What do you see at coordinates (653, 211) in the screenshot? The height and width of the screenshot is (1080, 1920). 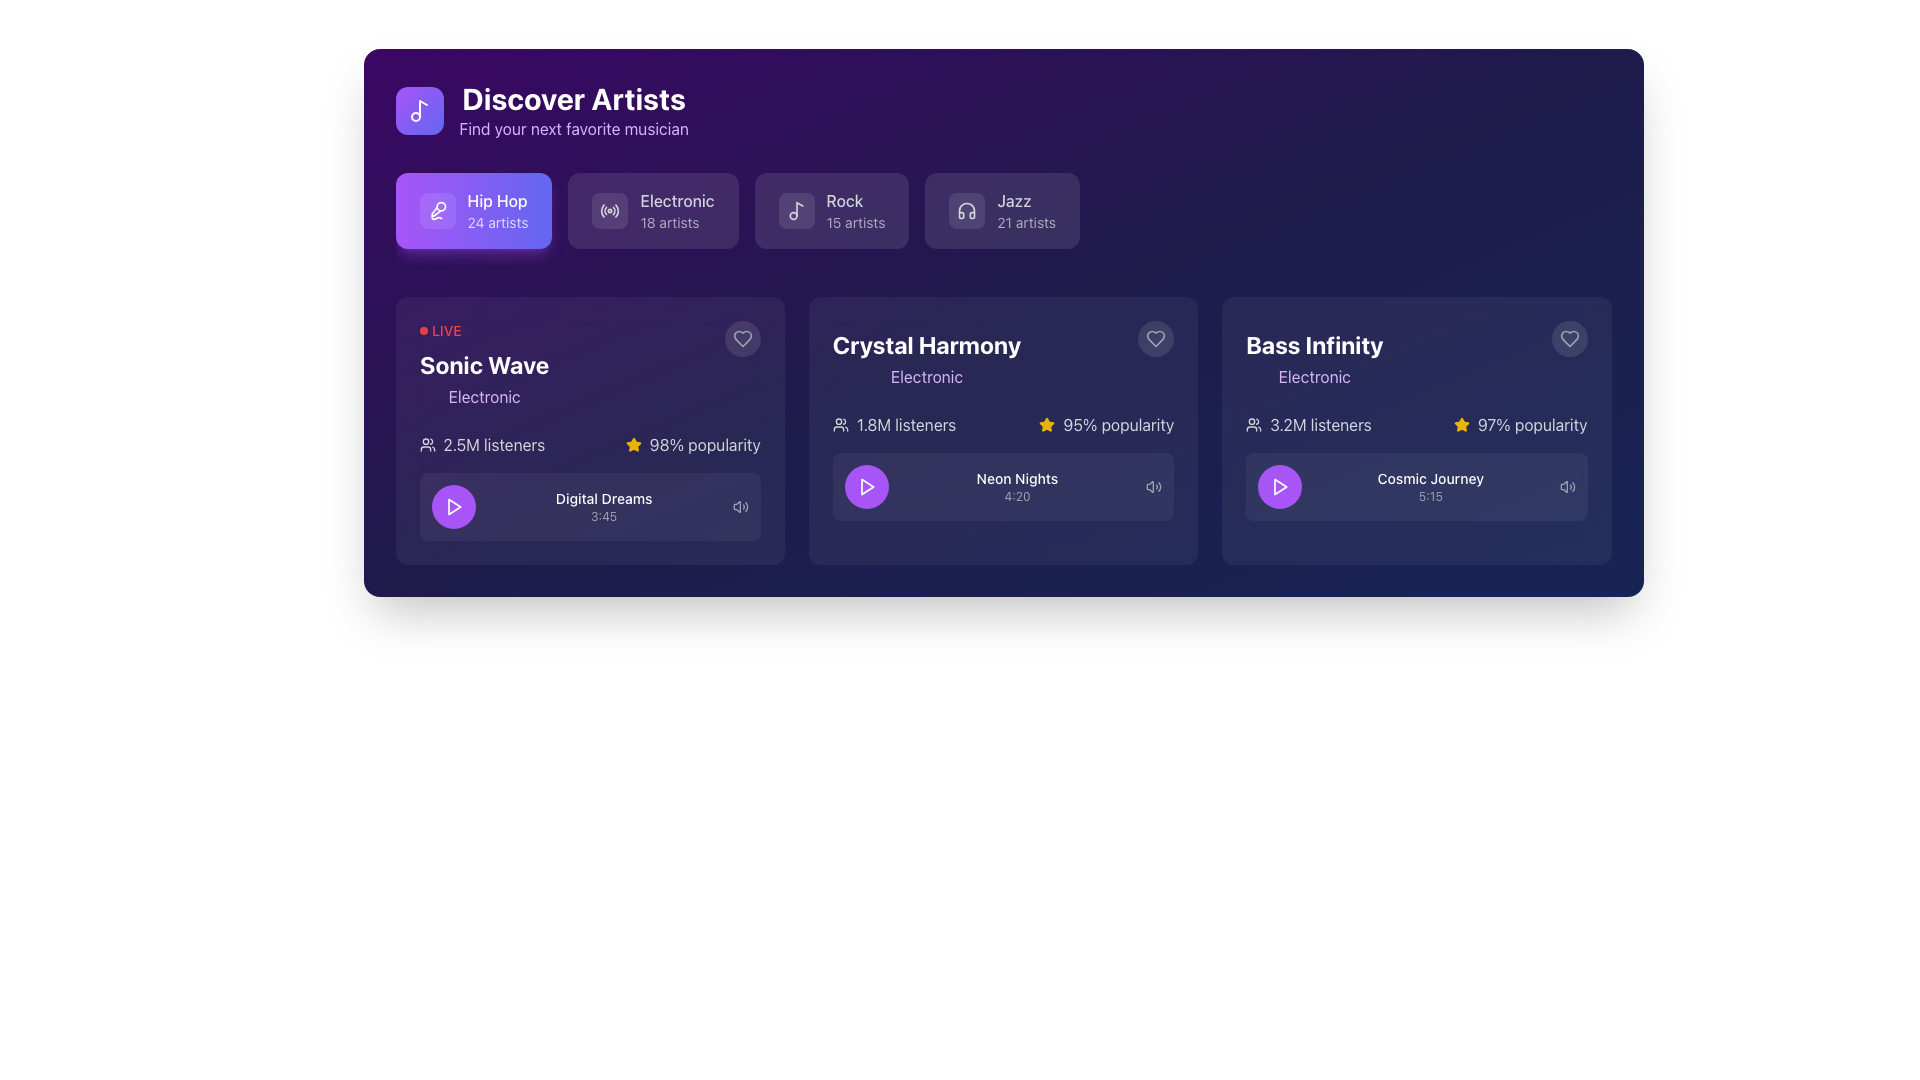 I see `the 'Electronic' music selection button located in the 'Discover Artists' section` at bounding box center [653, 211].